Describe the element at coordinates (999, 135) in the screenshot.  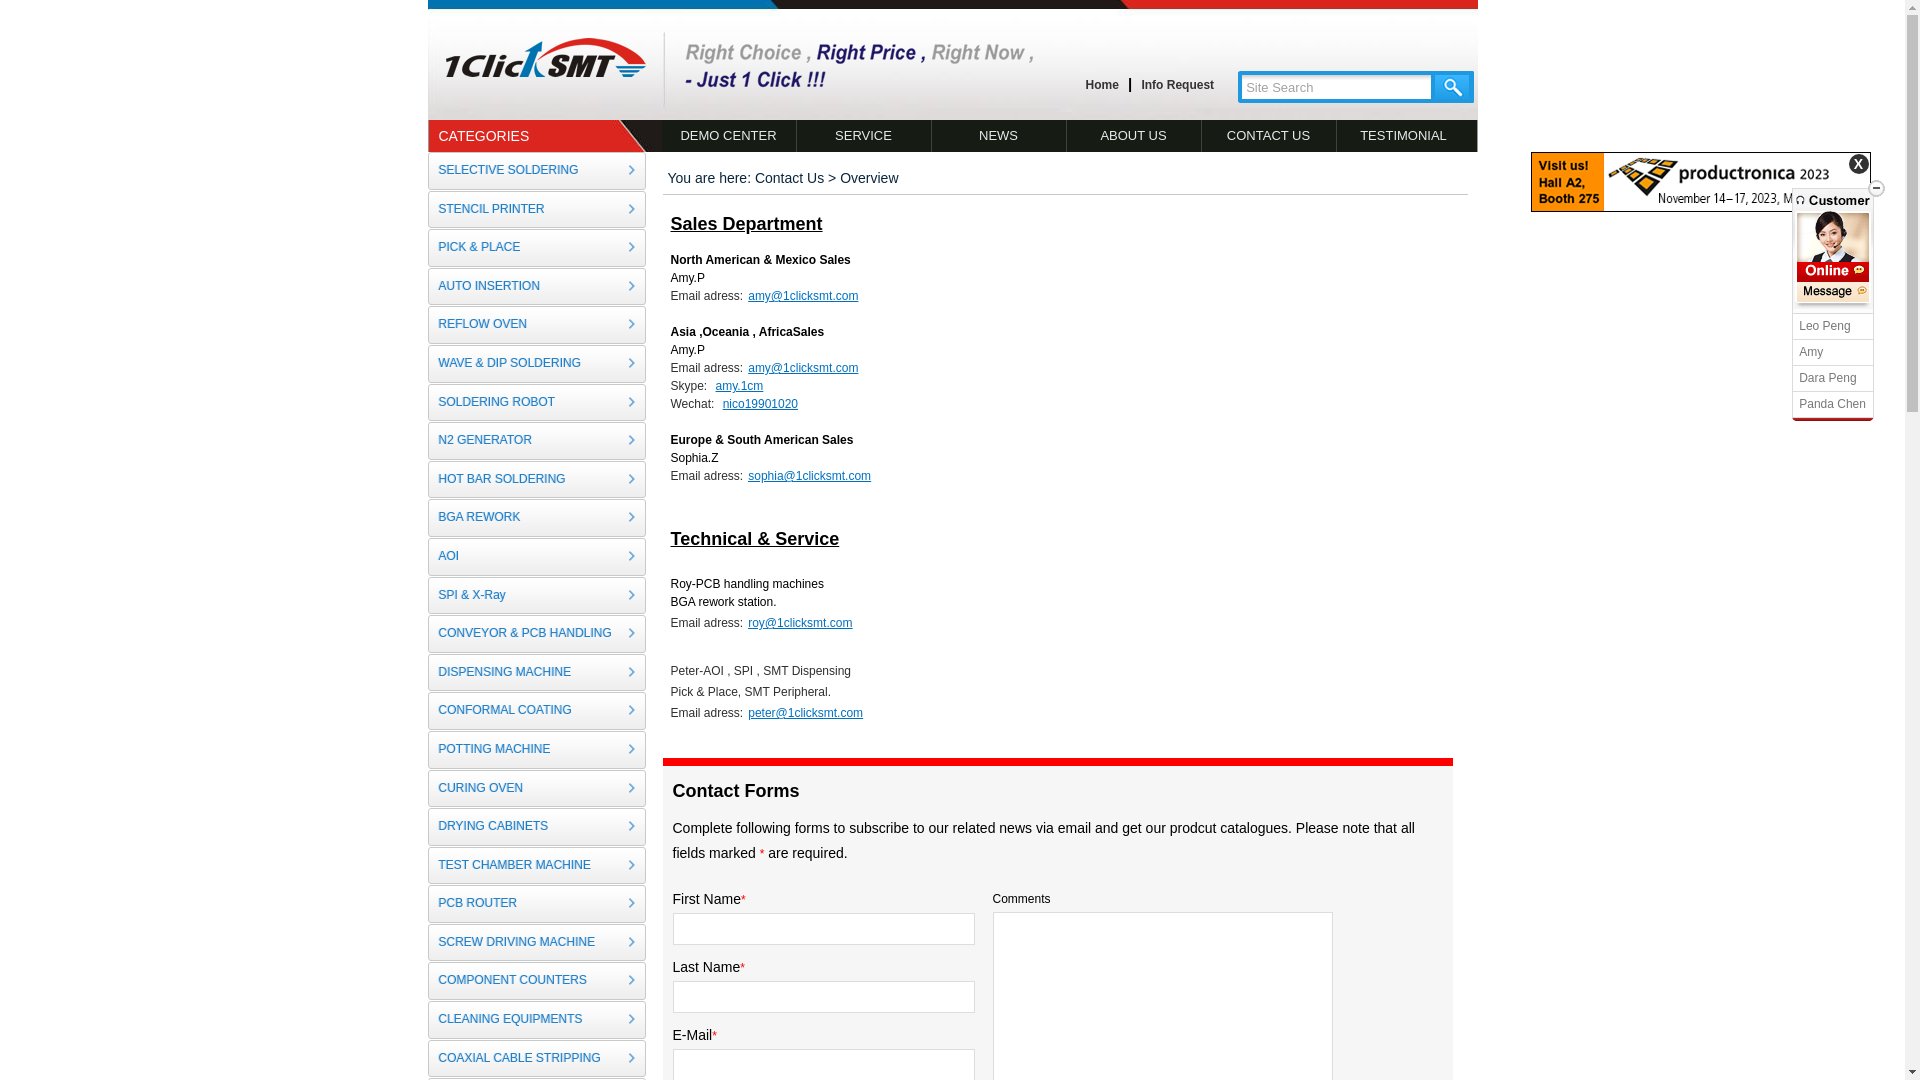
I see `'NEWS'` at that location.